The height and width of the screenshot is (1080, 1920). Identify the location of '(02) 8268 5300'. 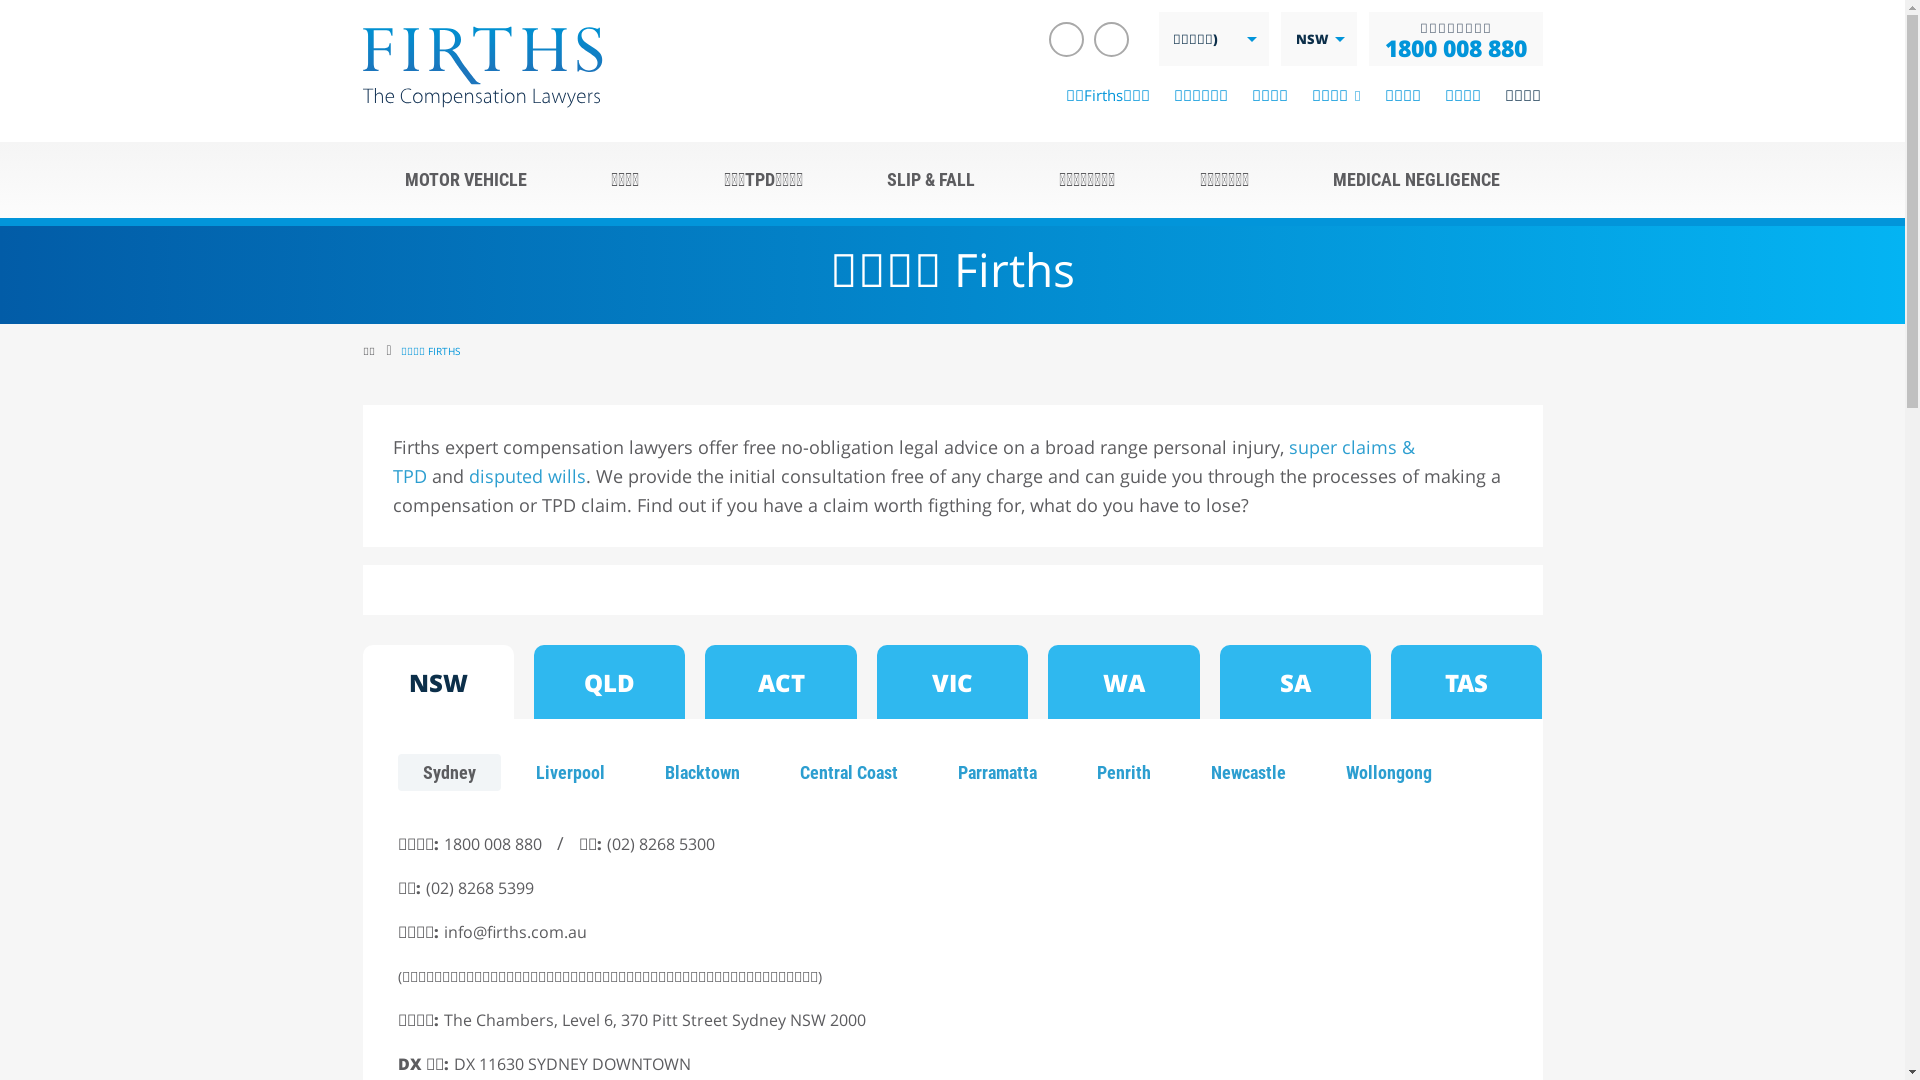
(604, 844).